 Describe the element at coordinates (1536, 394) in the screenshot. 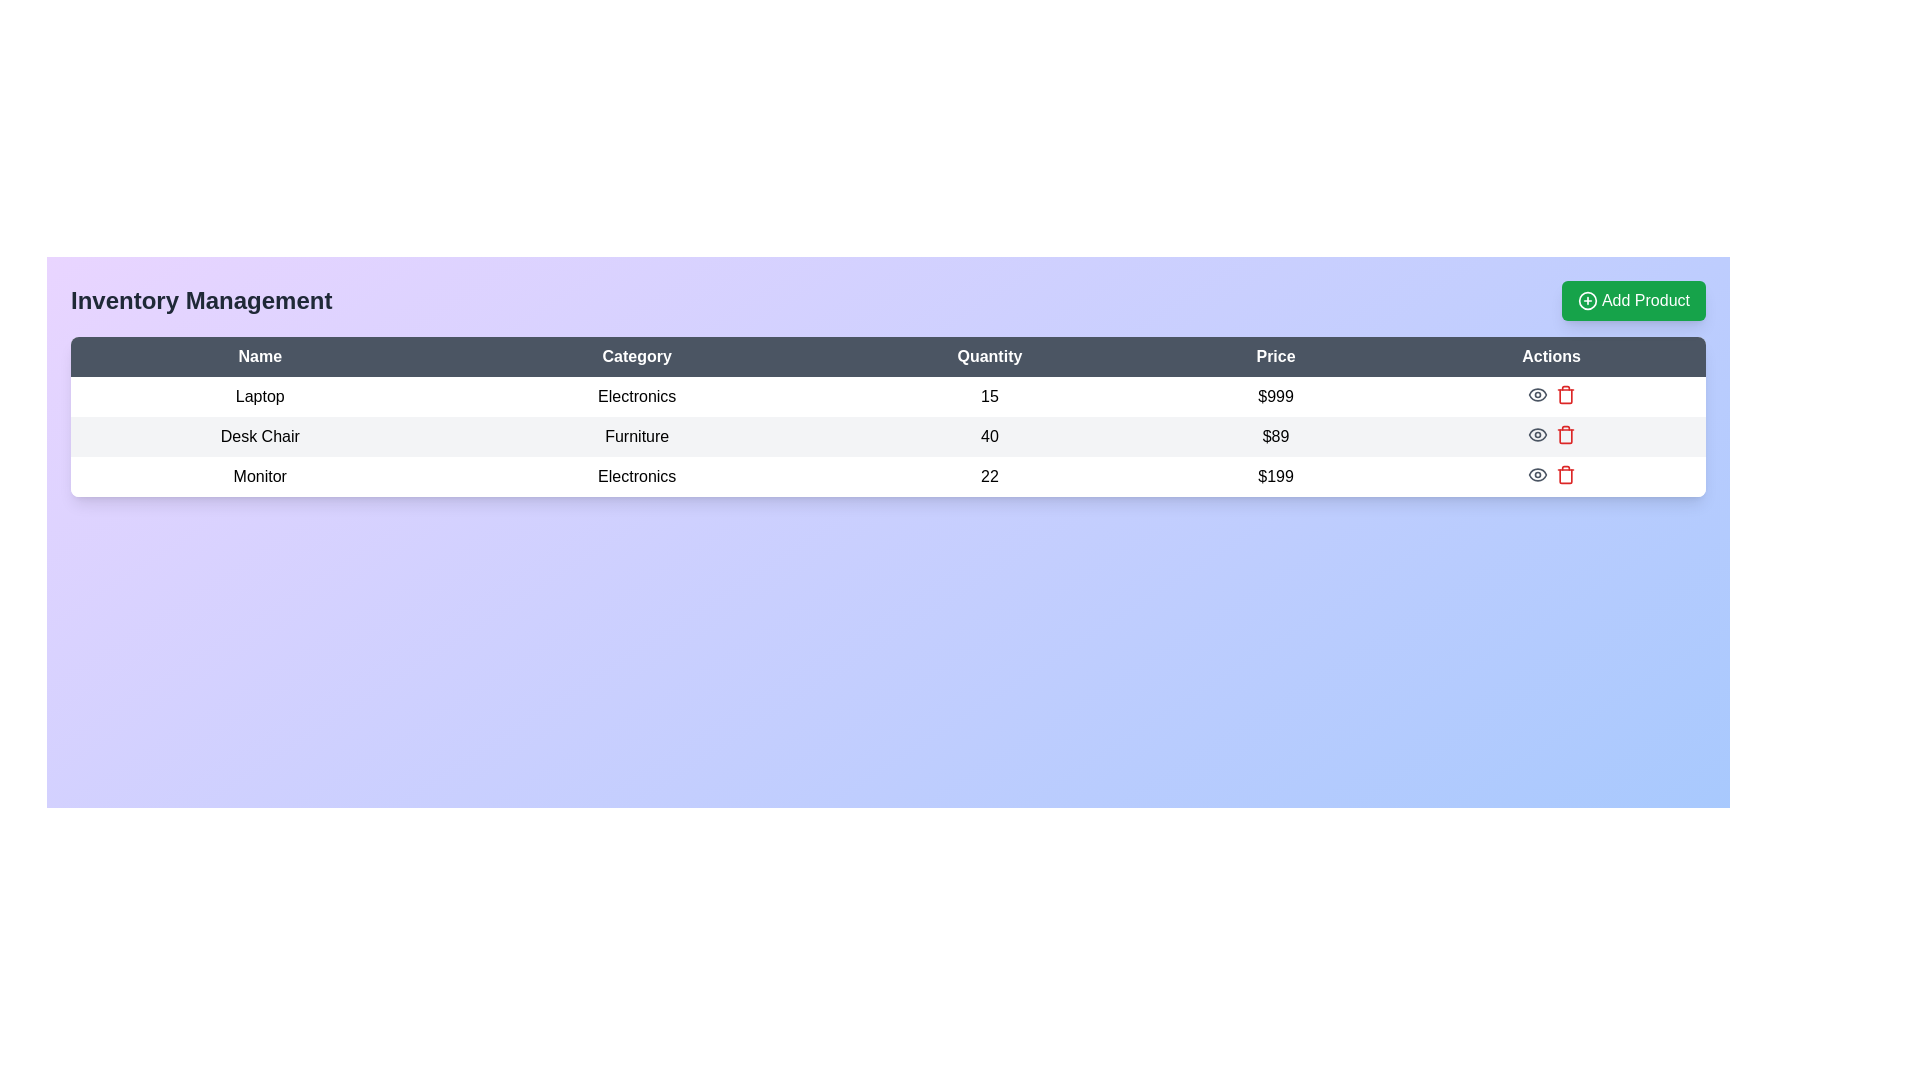

I see `the eye-shaped icon in the 'Actions' column for the product 'Laptop'` at that location.